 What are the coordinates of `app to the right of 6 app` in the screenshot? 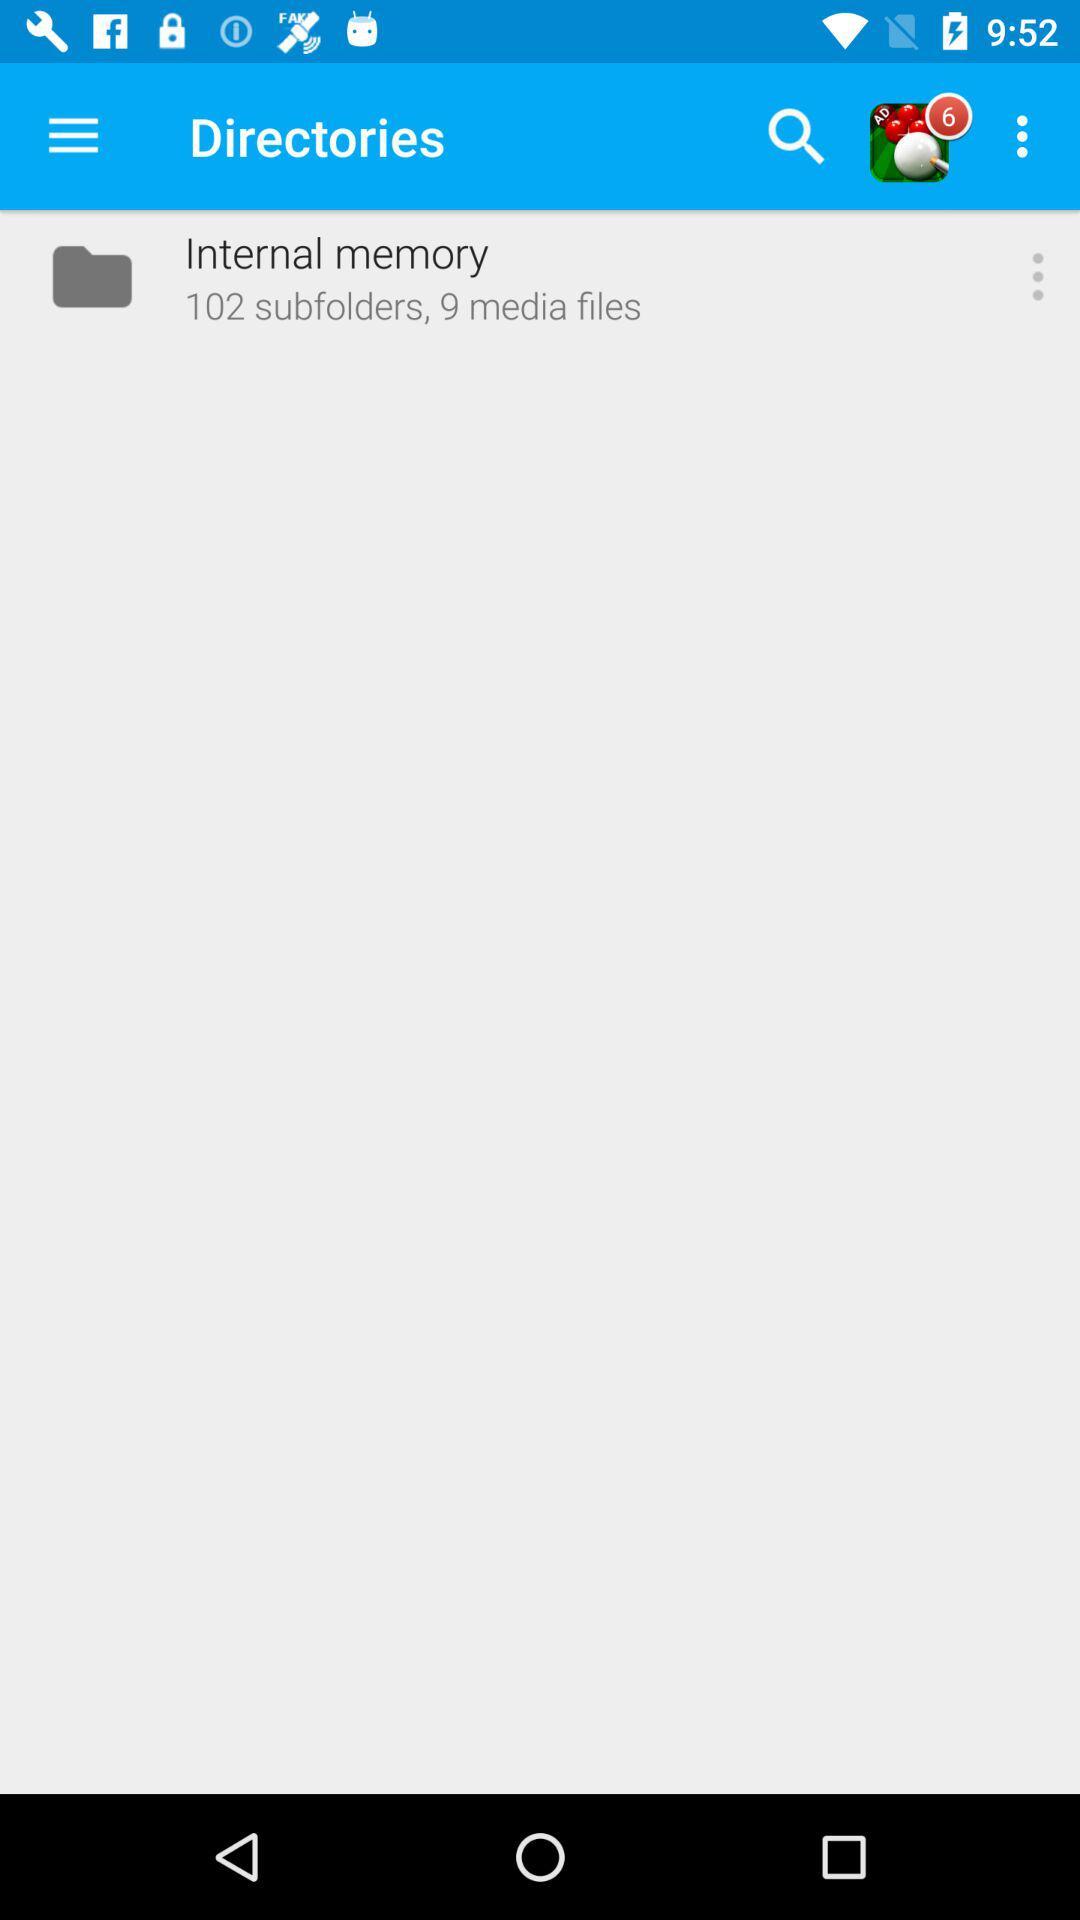 It's located at (1027, 135).